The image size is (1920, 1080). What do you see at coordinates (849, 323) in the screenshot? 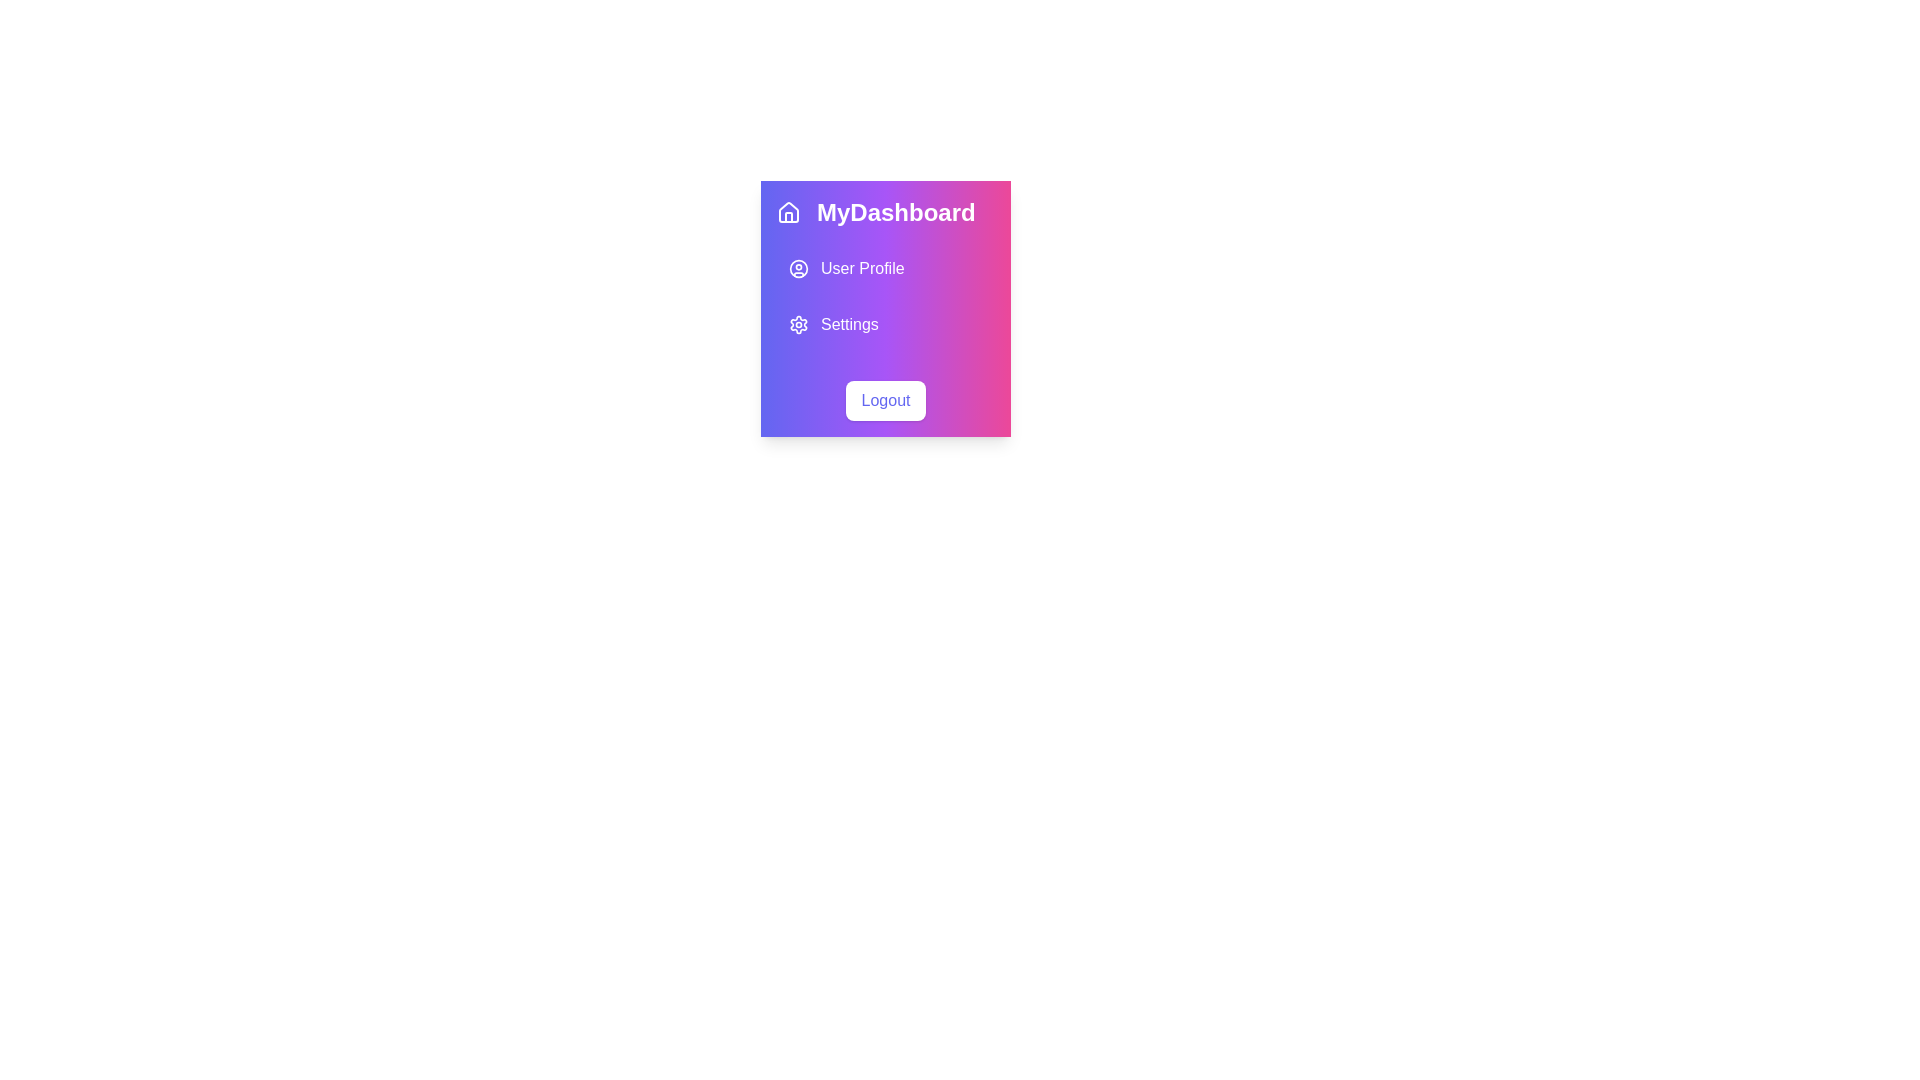
I see `the 'Settings' text label in the vertical navigation menu, which is the third option below 'User Profile' and is displayed in white color on a purple background` at bounding box center [849, 323].